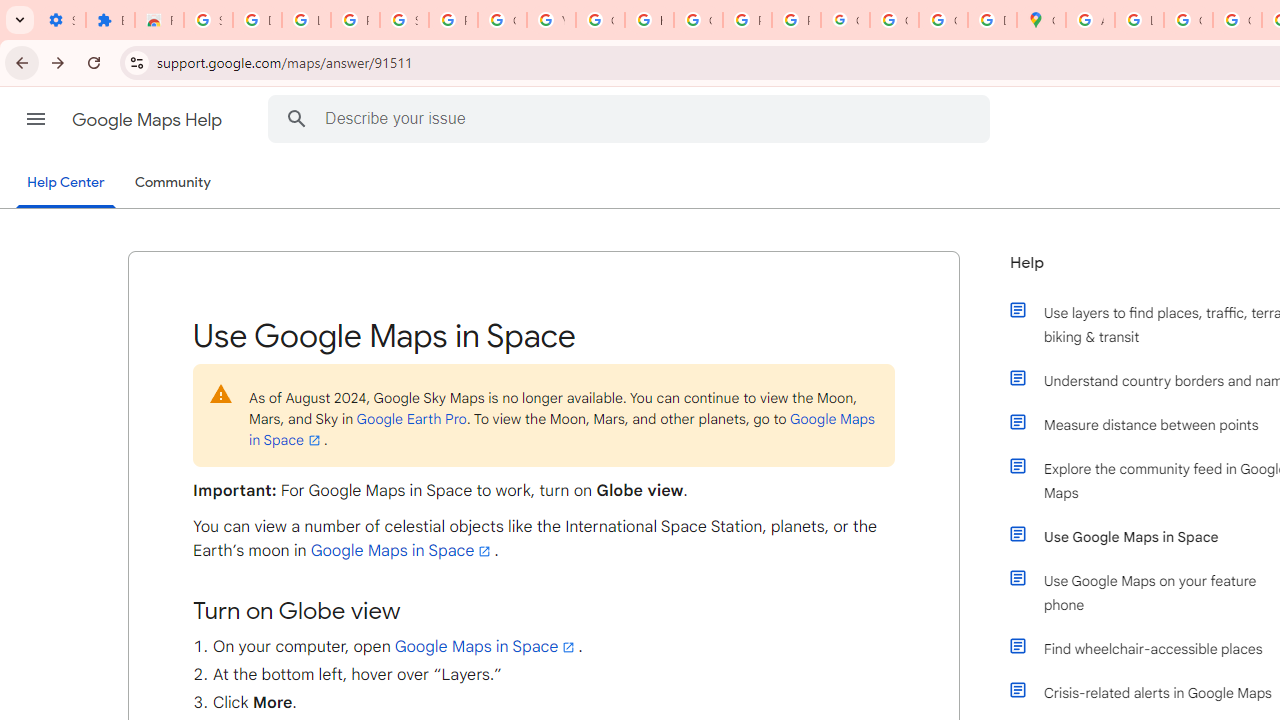 The width and height of the screenshot is (1280, 720). Describe the element at coordinates (1040, 20) in the screenshot. I see `'Google Maps'` at that location.